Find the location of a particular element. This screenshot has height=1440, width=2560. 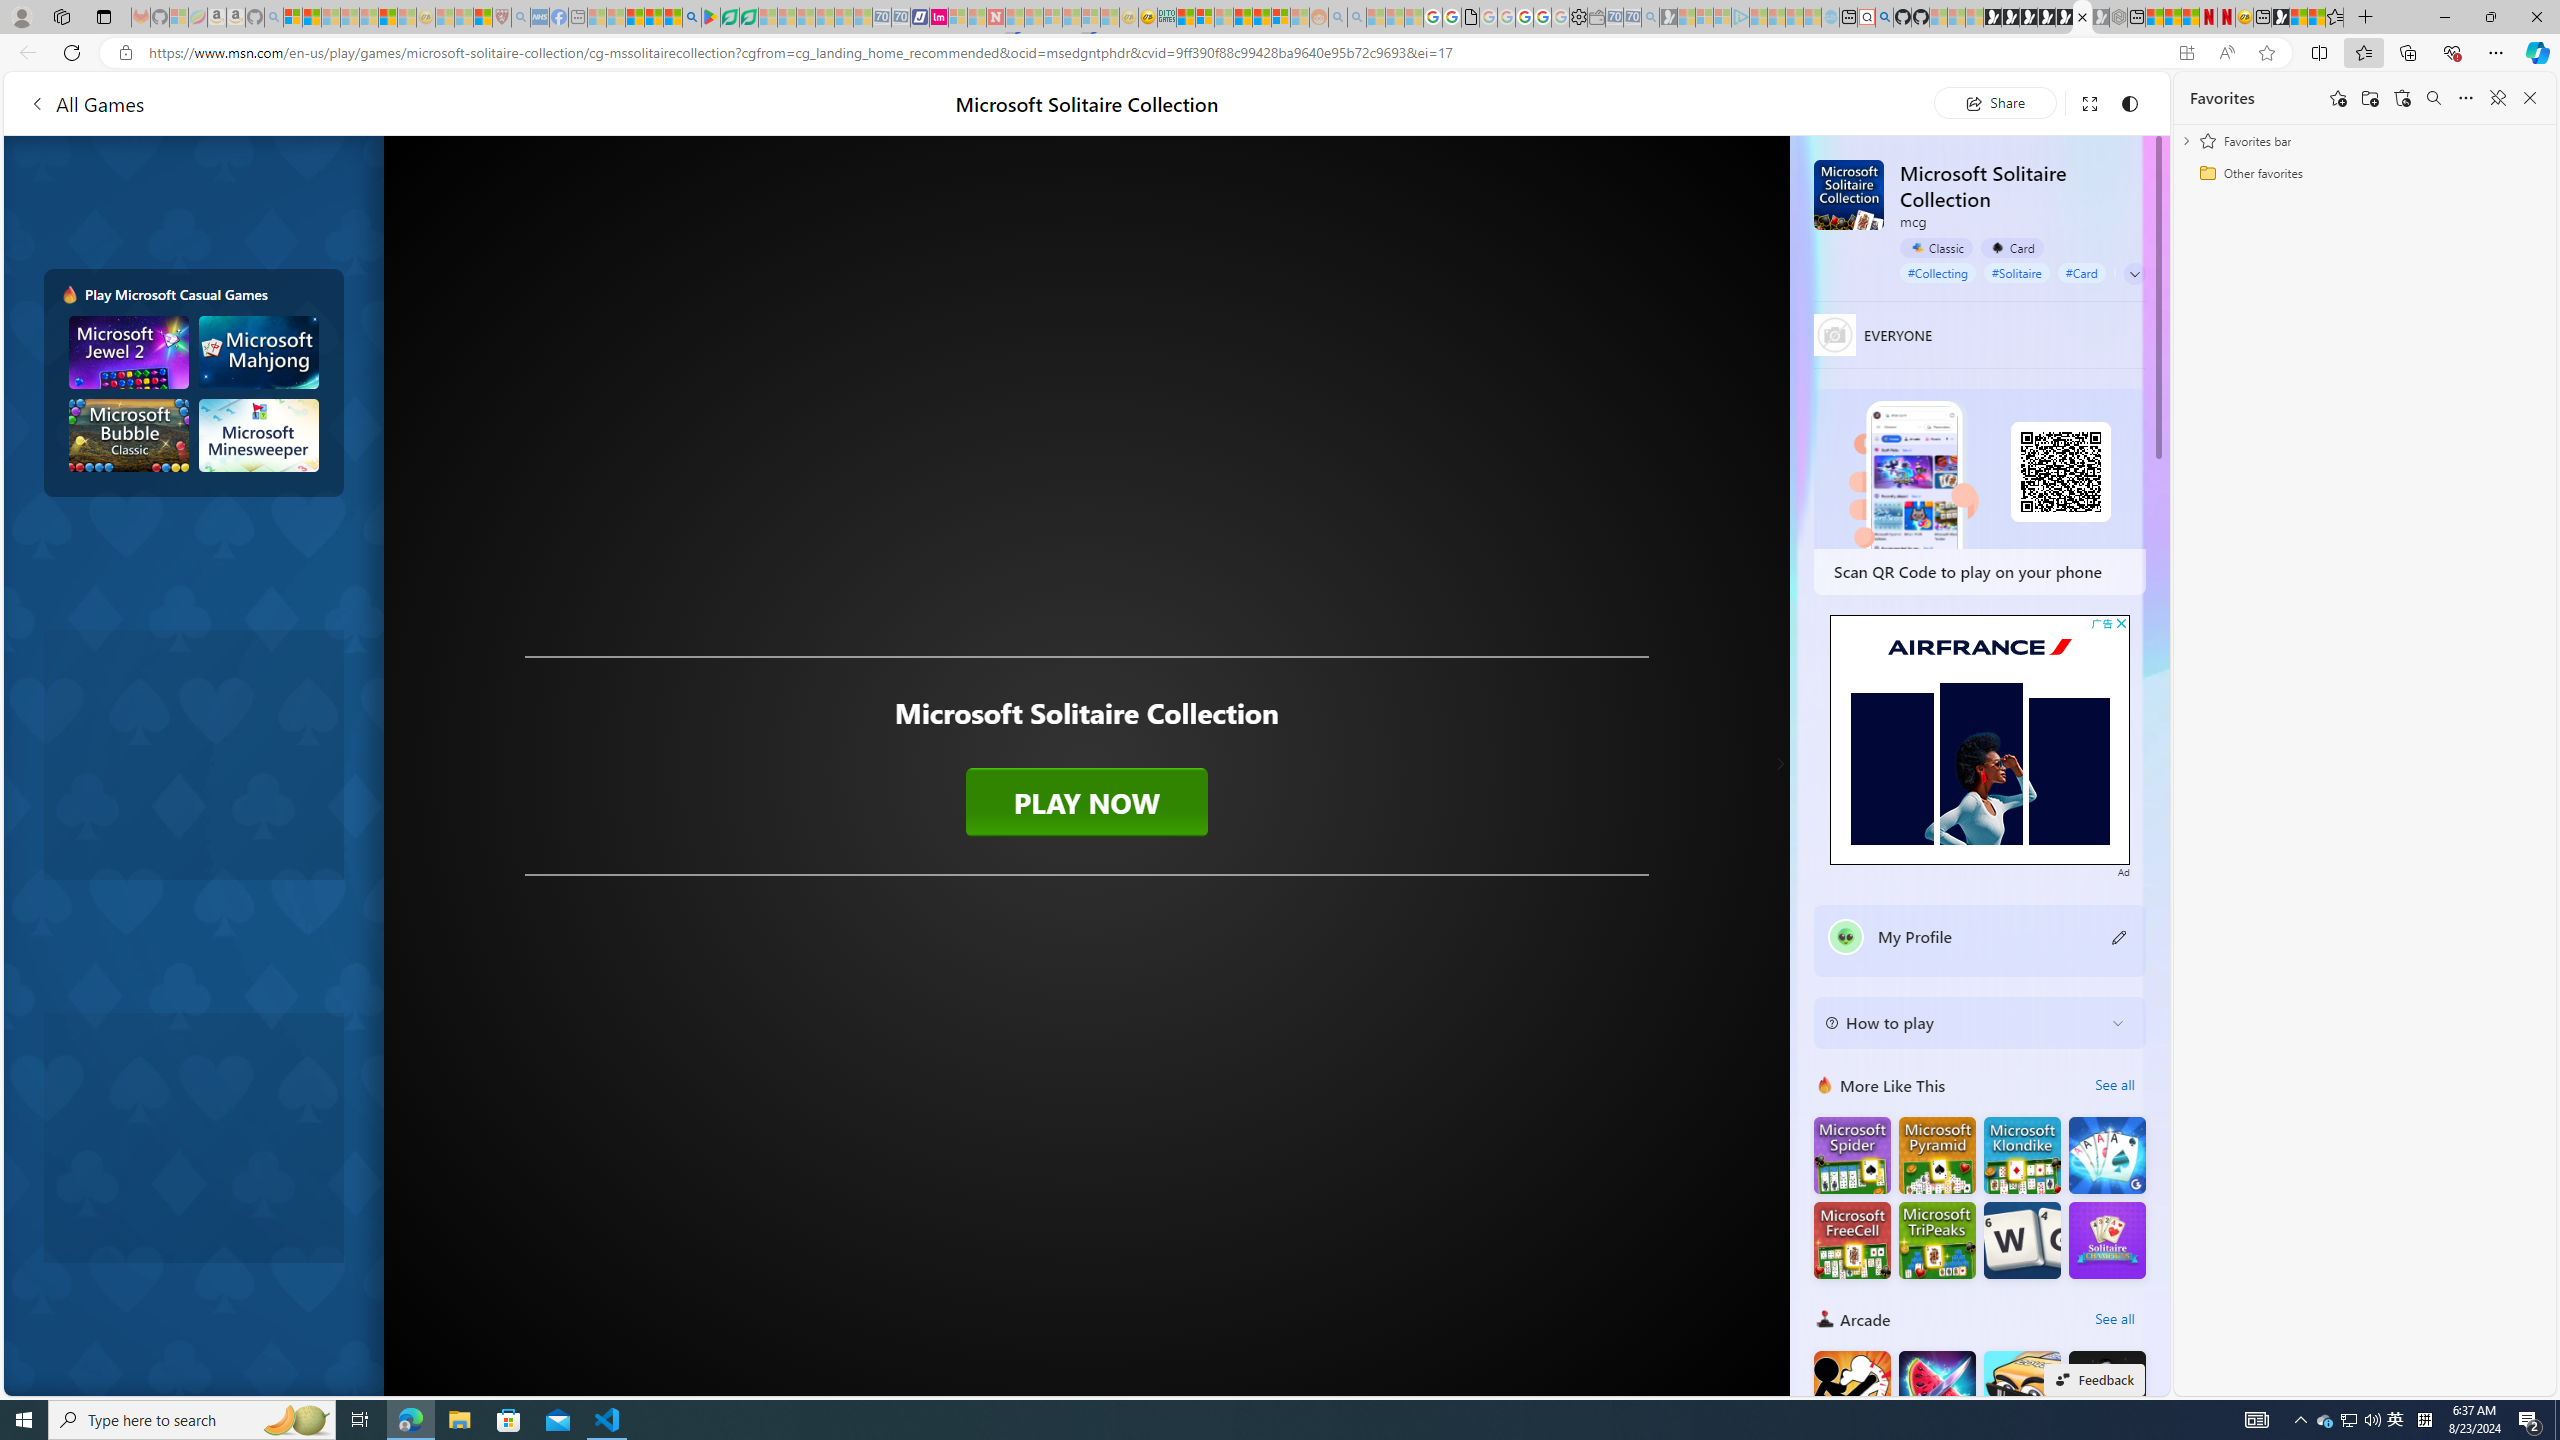

'Expert Portfolios' is located at coordinates (1243, 16).